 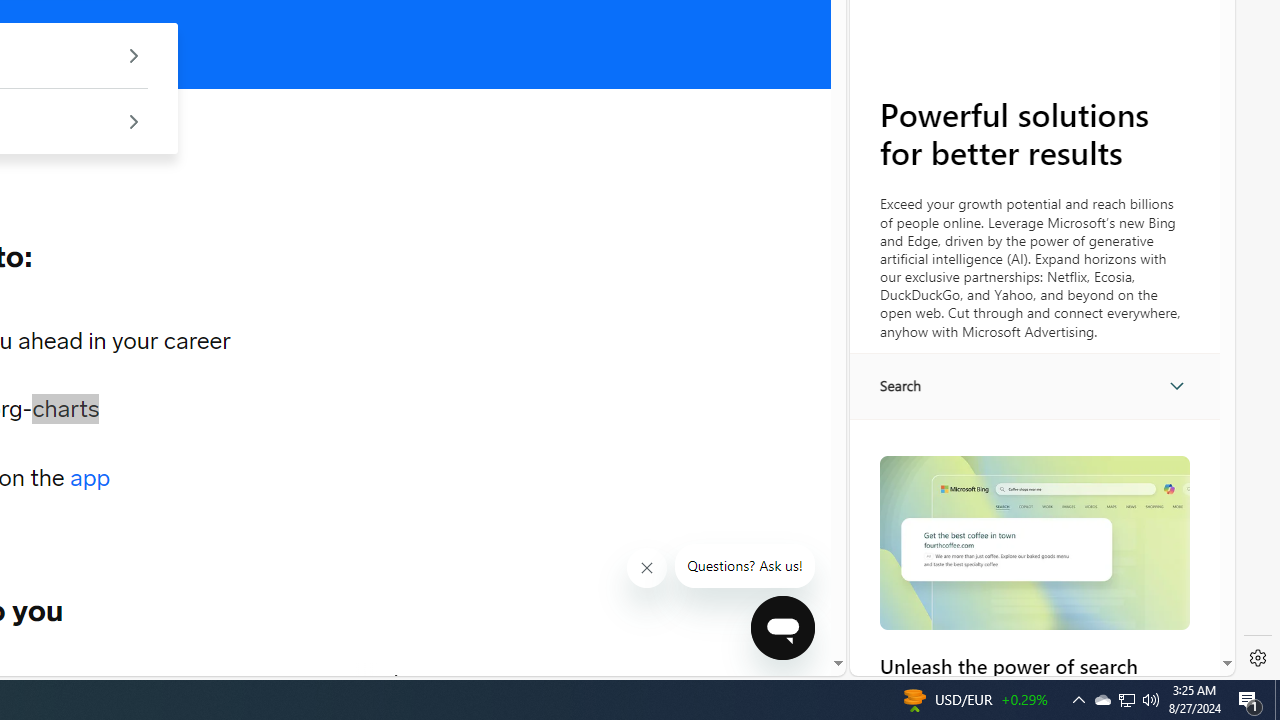 What do you see at coordinates (744, 566) in the screenshot?
I see `'Questions? Ask us!'` at bounding box center [744, 566].